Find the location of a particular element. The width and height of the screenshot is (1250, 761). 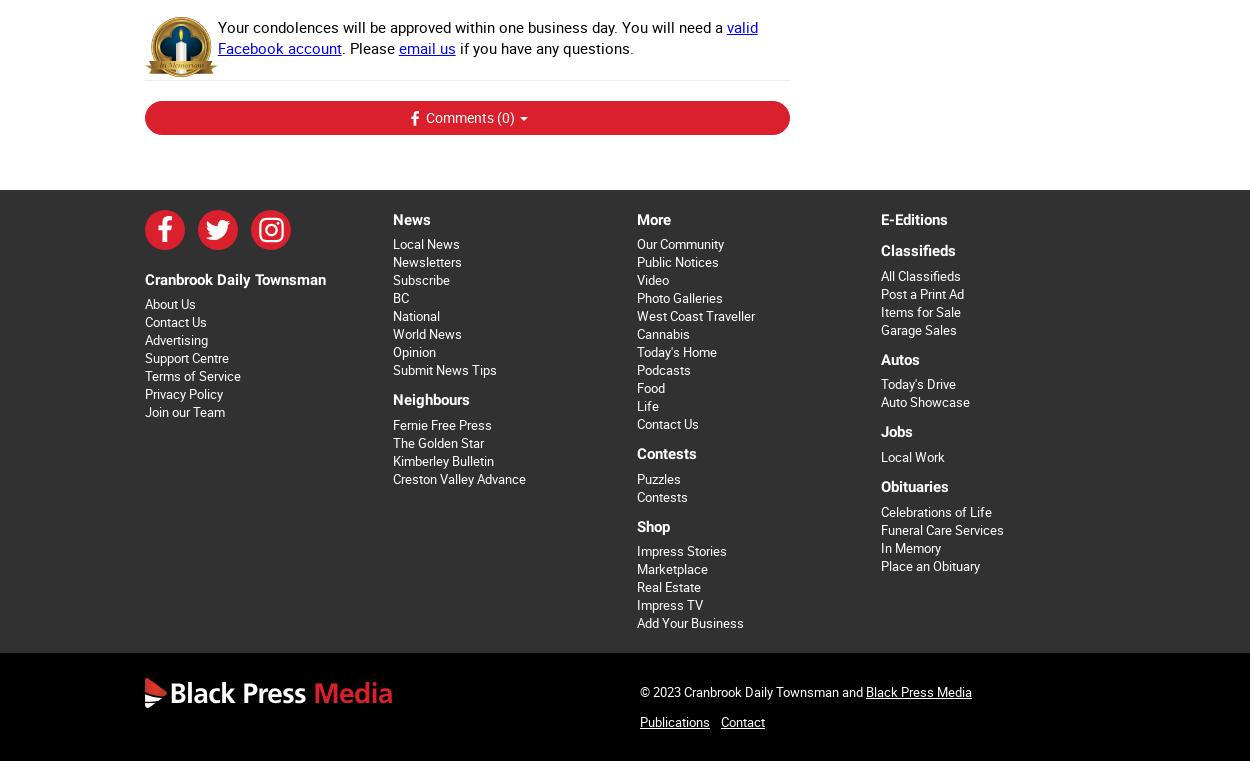

'Podcasts' is located at coordinates (663, 369).